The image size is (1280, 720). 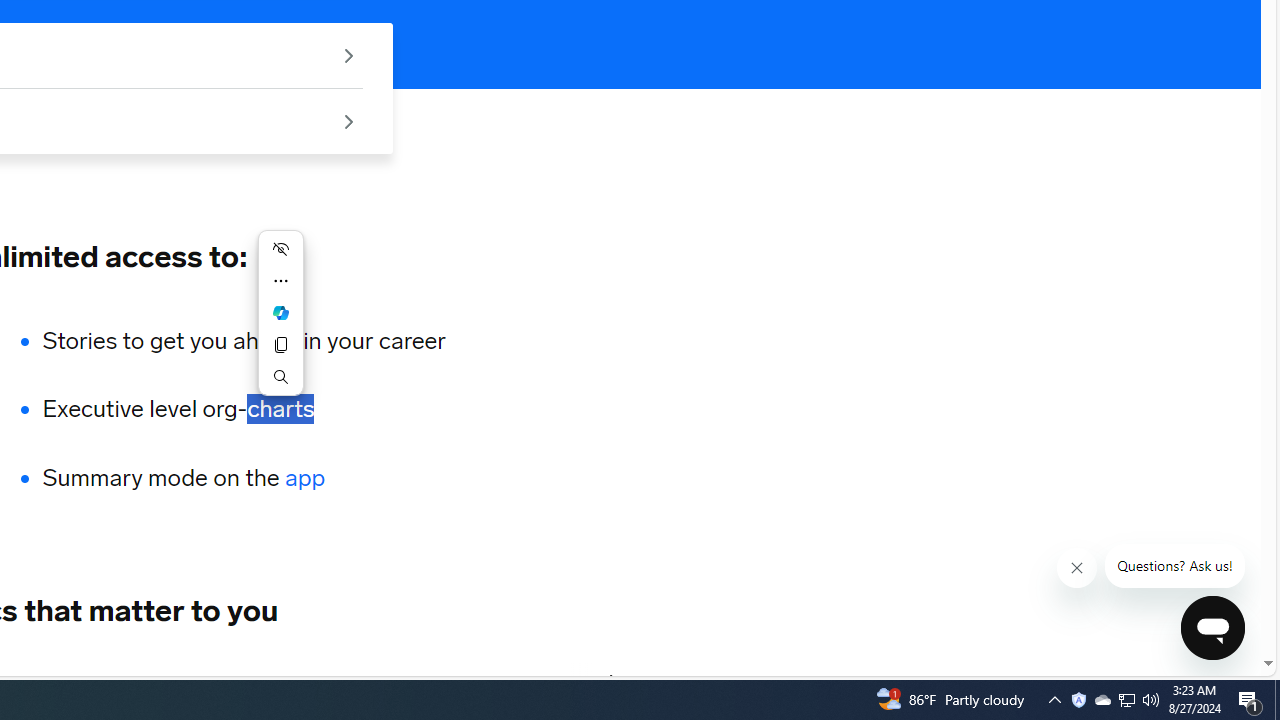 What do you see at coordinates (1076, 568) in the screenshot?
I see `'Close message from company'` at bounding box center [1076, 568].